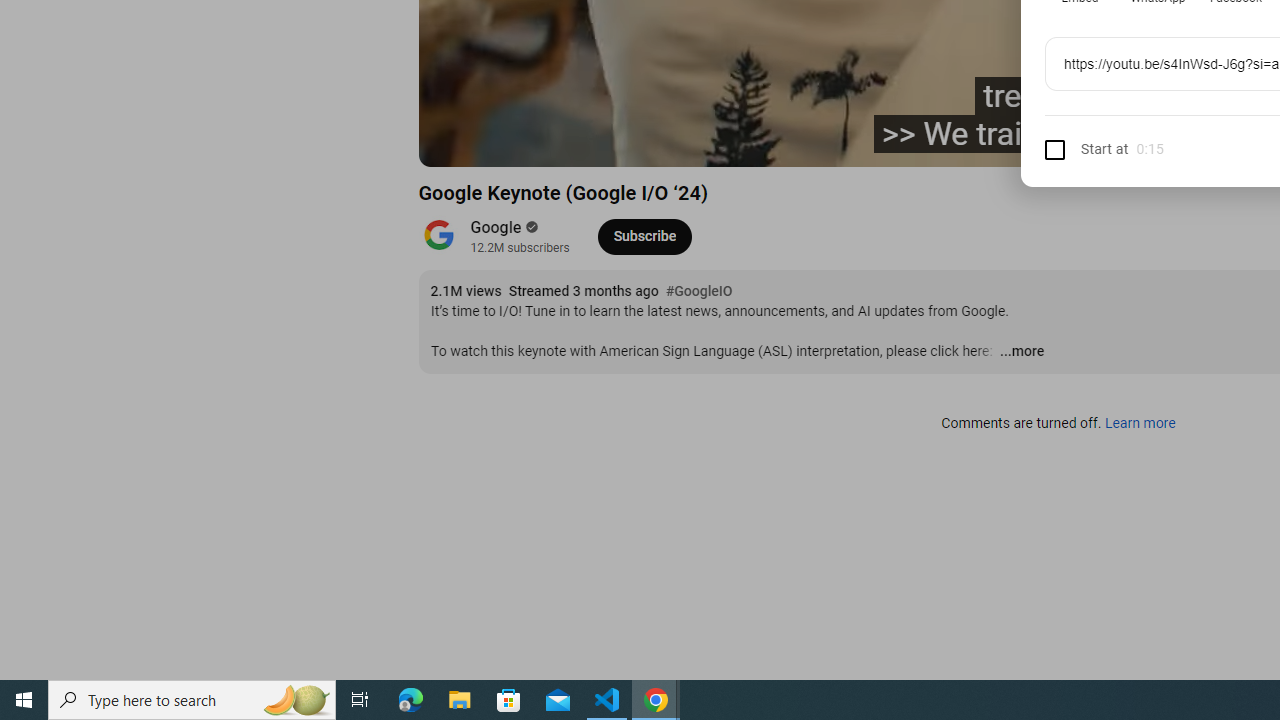  Describe the element at coordinates (762, 141) in the screenshot. I see `'Opening Film'` at that location.